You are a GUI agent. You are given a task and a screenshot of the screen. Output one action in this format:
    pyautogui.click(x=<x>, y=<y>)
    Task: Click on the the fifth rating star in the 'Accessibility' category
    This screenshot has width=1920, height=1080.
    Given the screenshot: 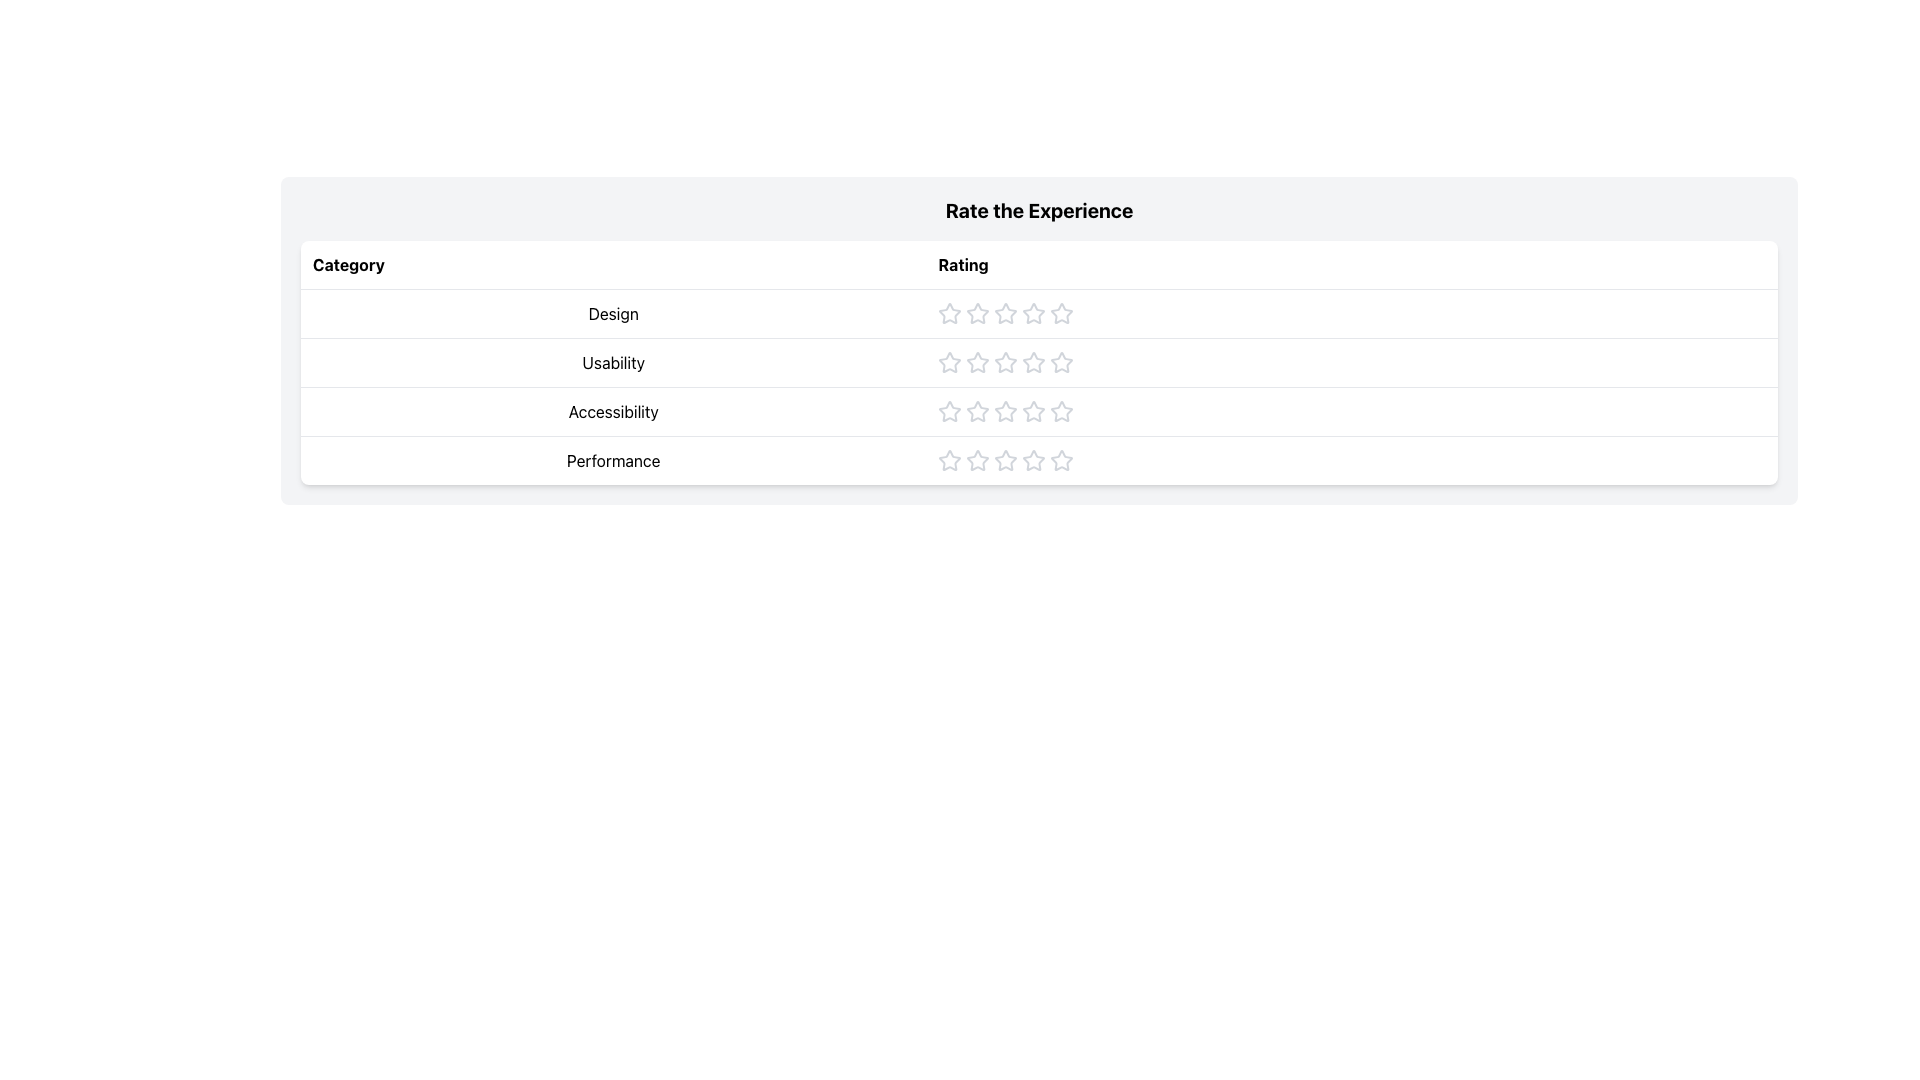 What is the action you would take?
    pyautogui.click(x=1061, y=411)
    